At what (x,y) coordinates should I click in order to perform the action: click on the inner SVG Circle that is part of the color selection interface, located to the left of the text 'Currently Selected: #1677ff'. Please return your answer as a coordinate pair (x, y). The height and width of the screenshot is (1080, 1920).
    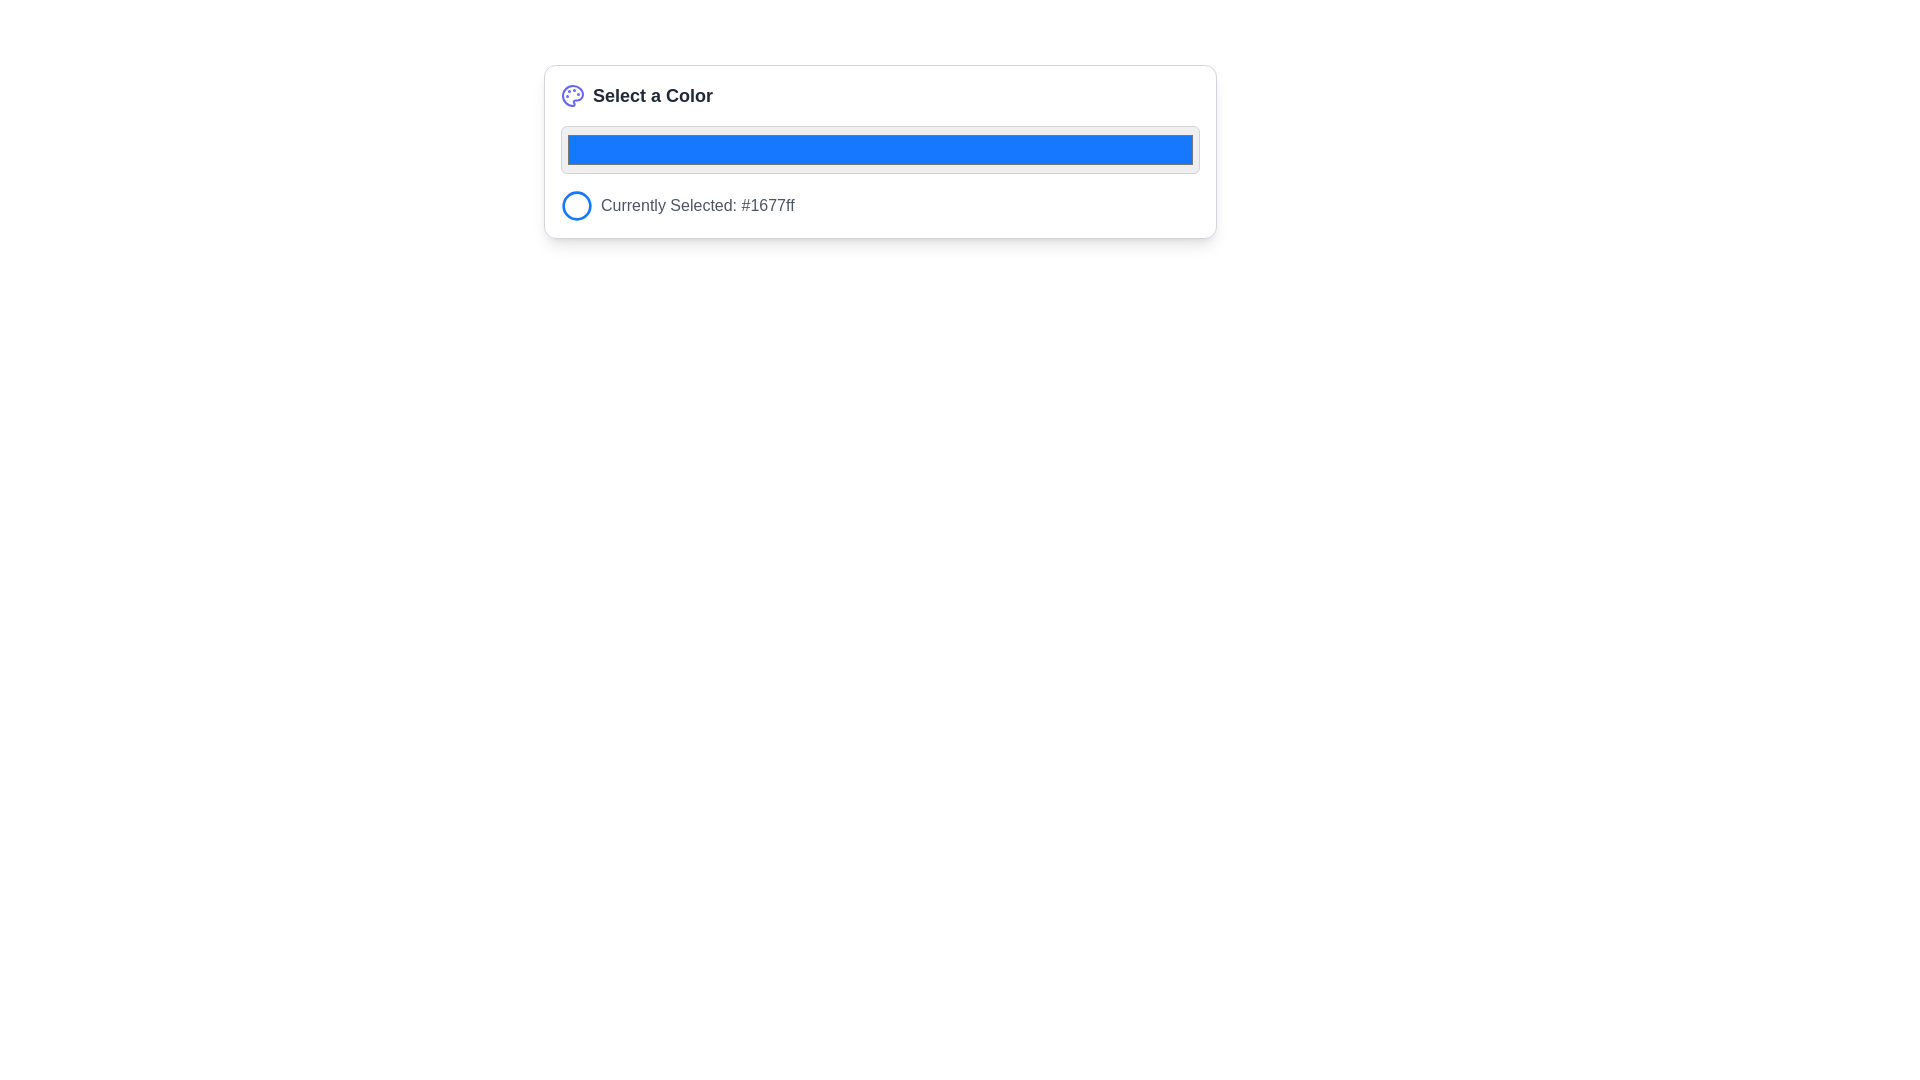
    Looking at the image, I should click on (575, 205).